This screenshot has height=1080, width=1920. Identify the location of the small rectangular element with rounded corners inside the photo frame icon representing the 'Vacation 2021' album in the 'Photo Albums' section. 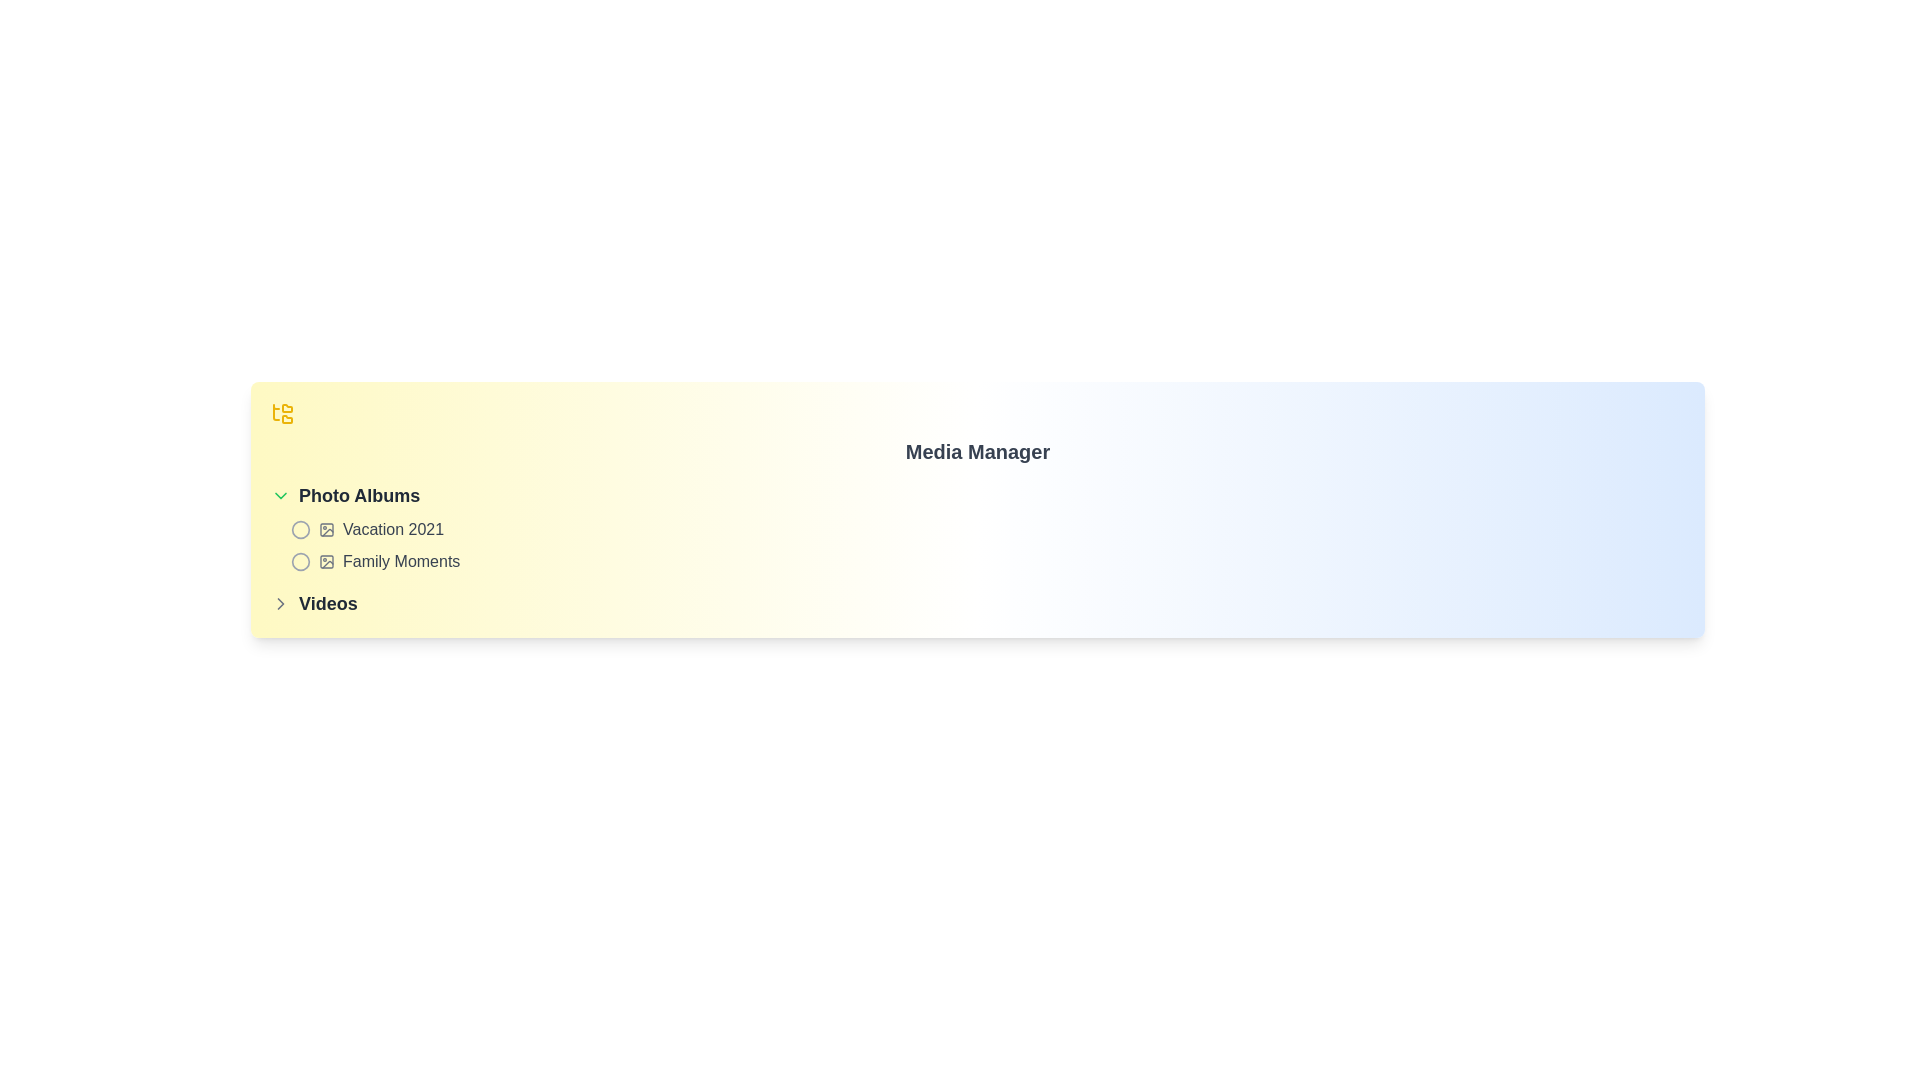
(326, 528).